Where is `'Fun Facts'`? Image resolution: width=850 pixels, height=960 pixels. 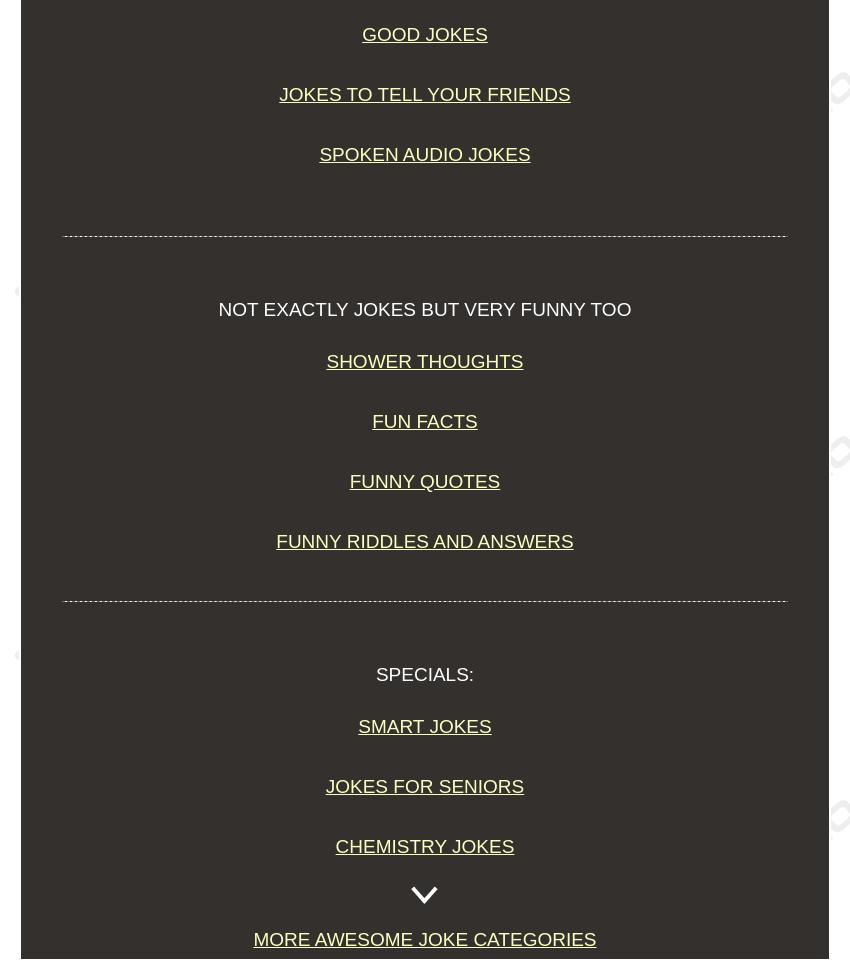
'Fun Facts' is located at coordinates (370, 421).